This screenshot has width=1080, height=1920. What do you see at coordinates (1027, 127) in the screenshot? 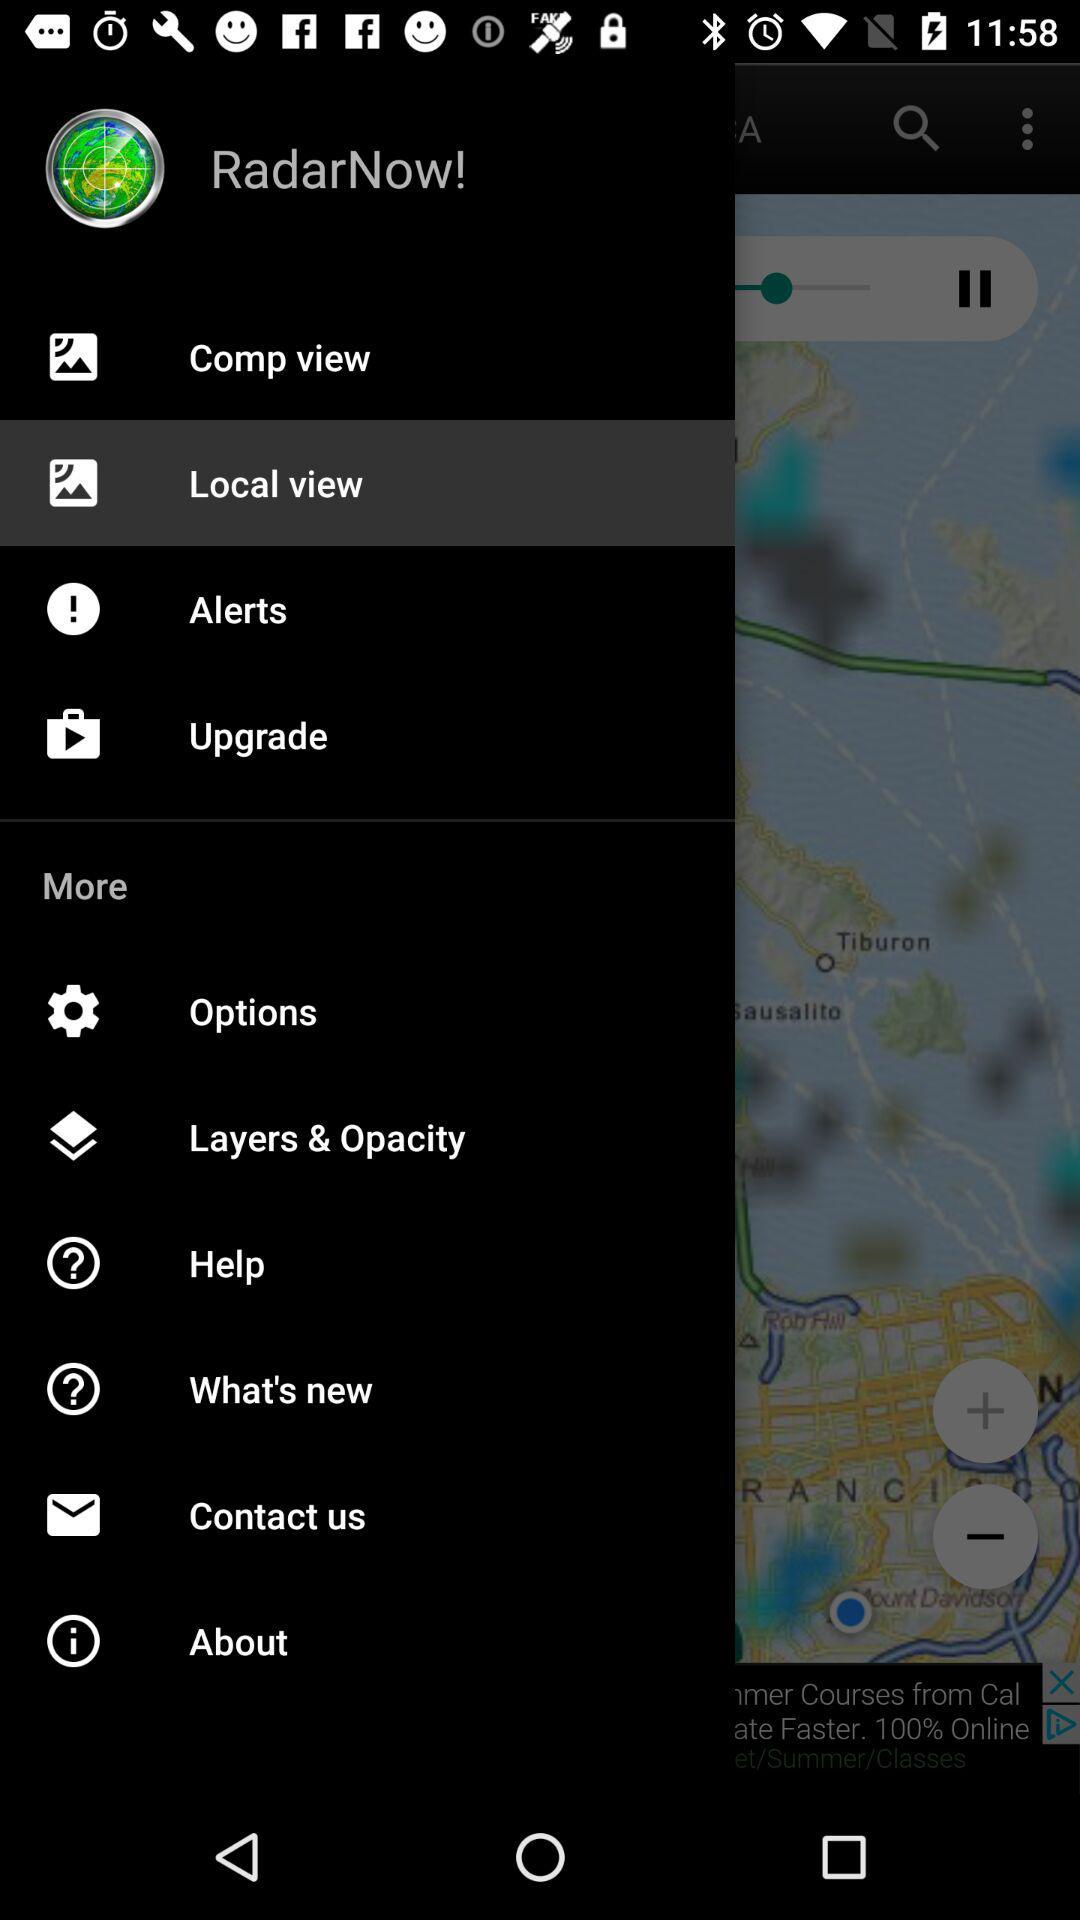
I see `the more icon` at bounding box center [1027, 127].